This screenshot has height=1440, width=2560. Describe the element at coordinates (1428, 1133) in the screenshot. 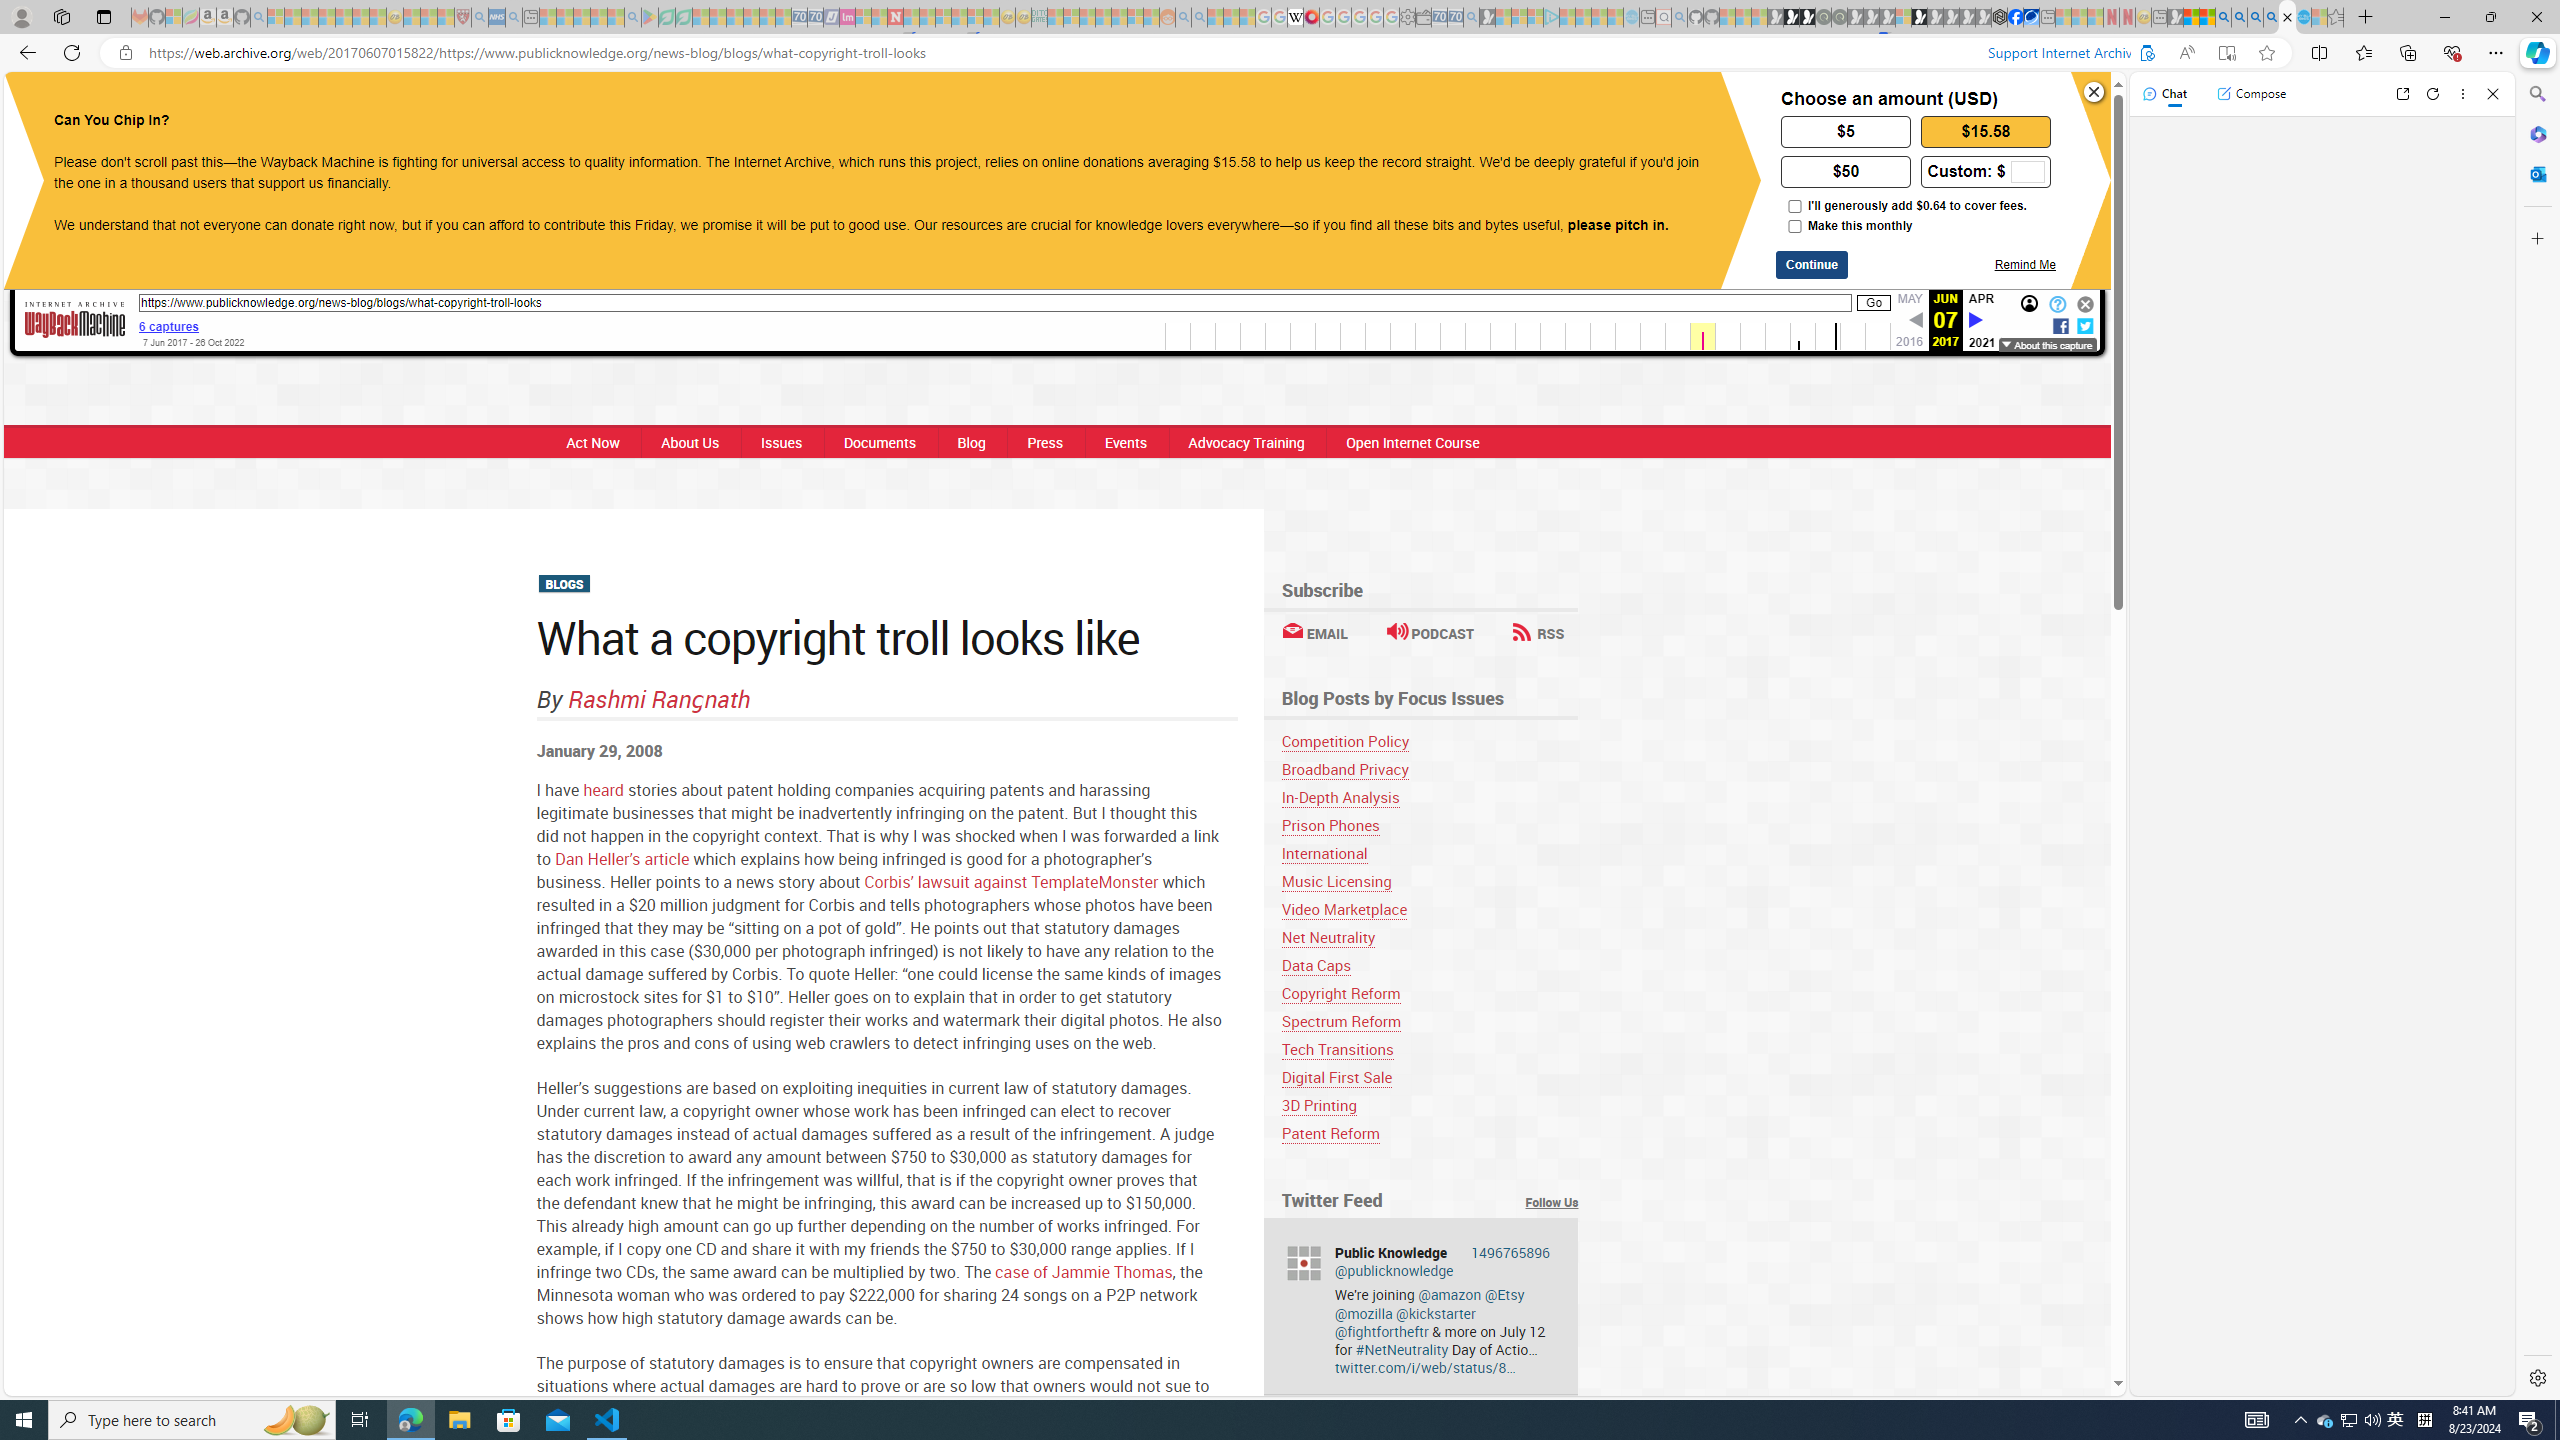

I see `'Patent Reform'` at that location.